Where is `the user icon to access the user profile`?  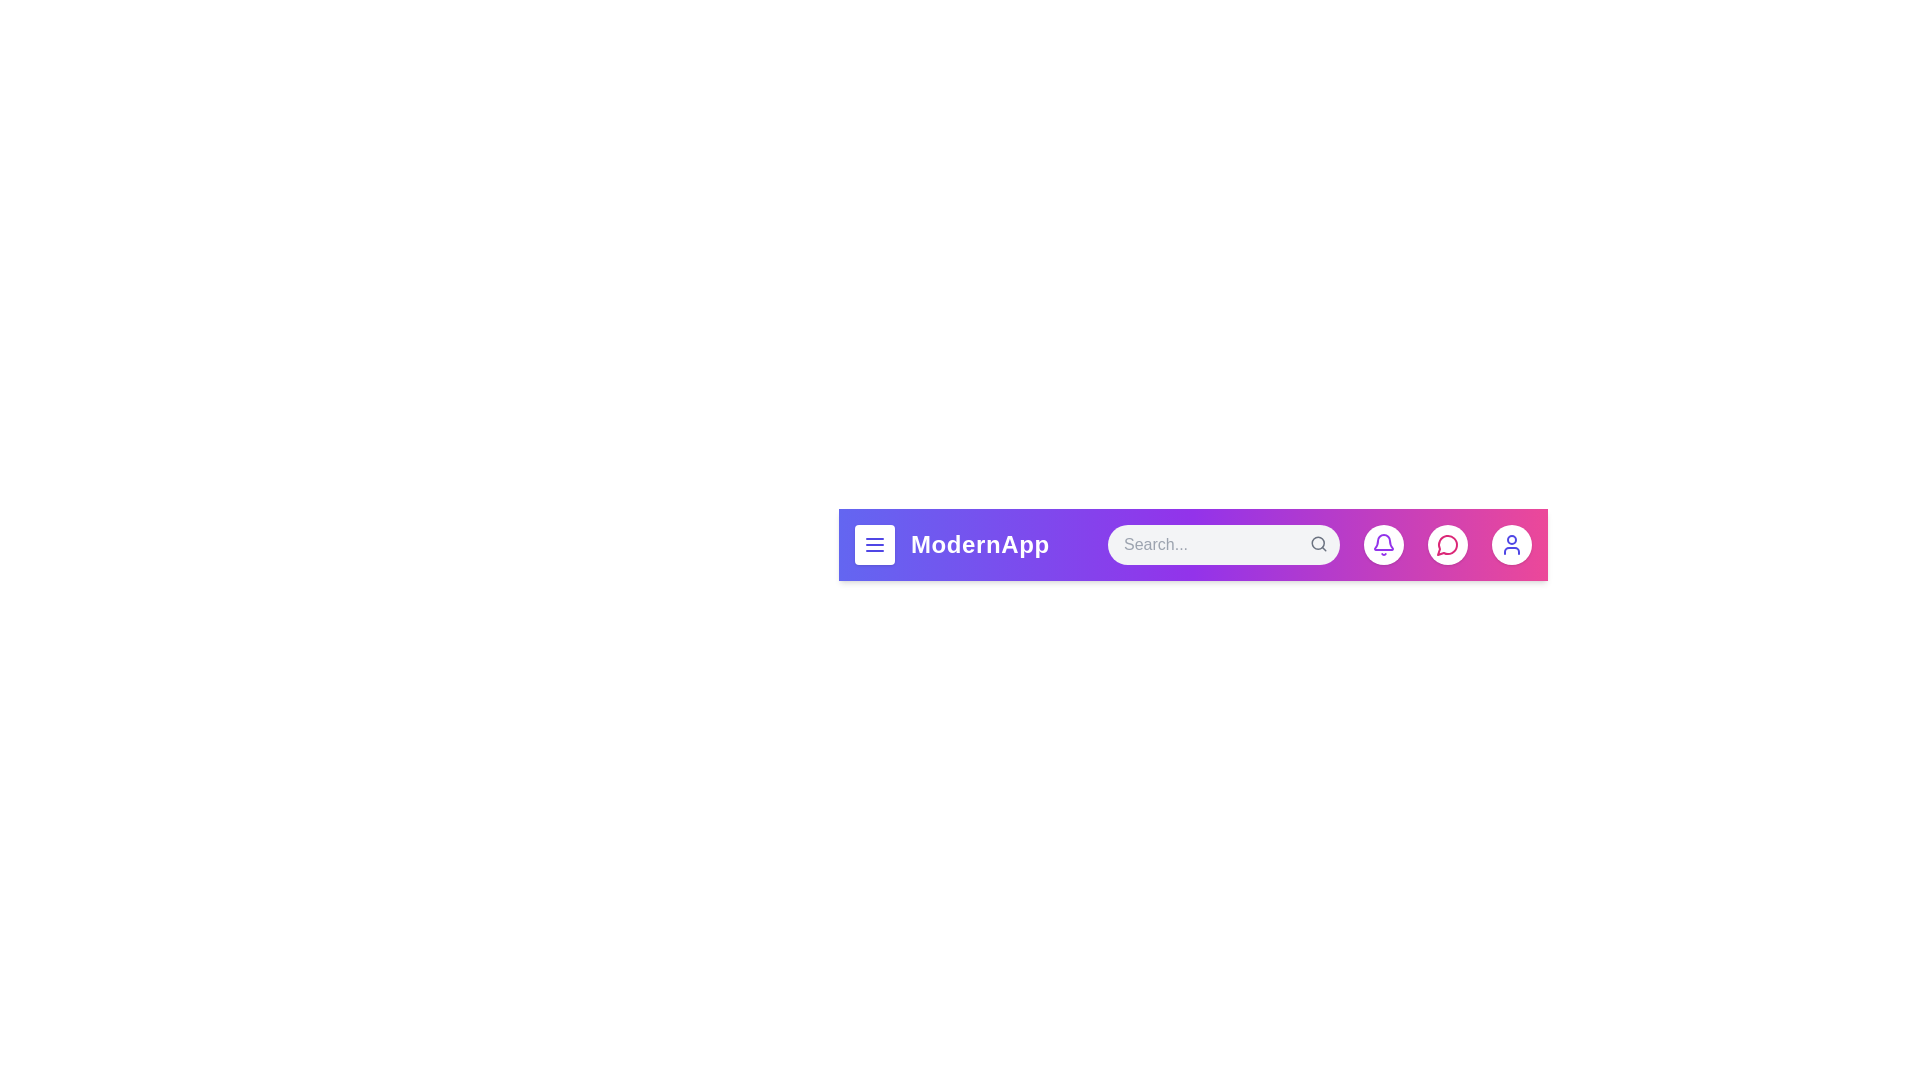 the user icon to access the user profile is located at coordinates (1512, 544).